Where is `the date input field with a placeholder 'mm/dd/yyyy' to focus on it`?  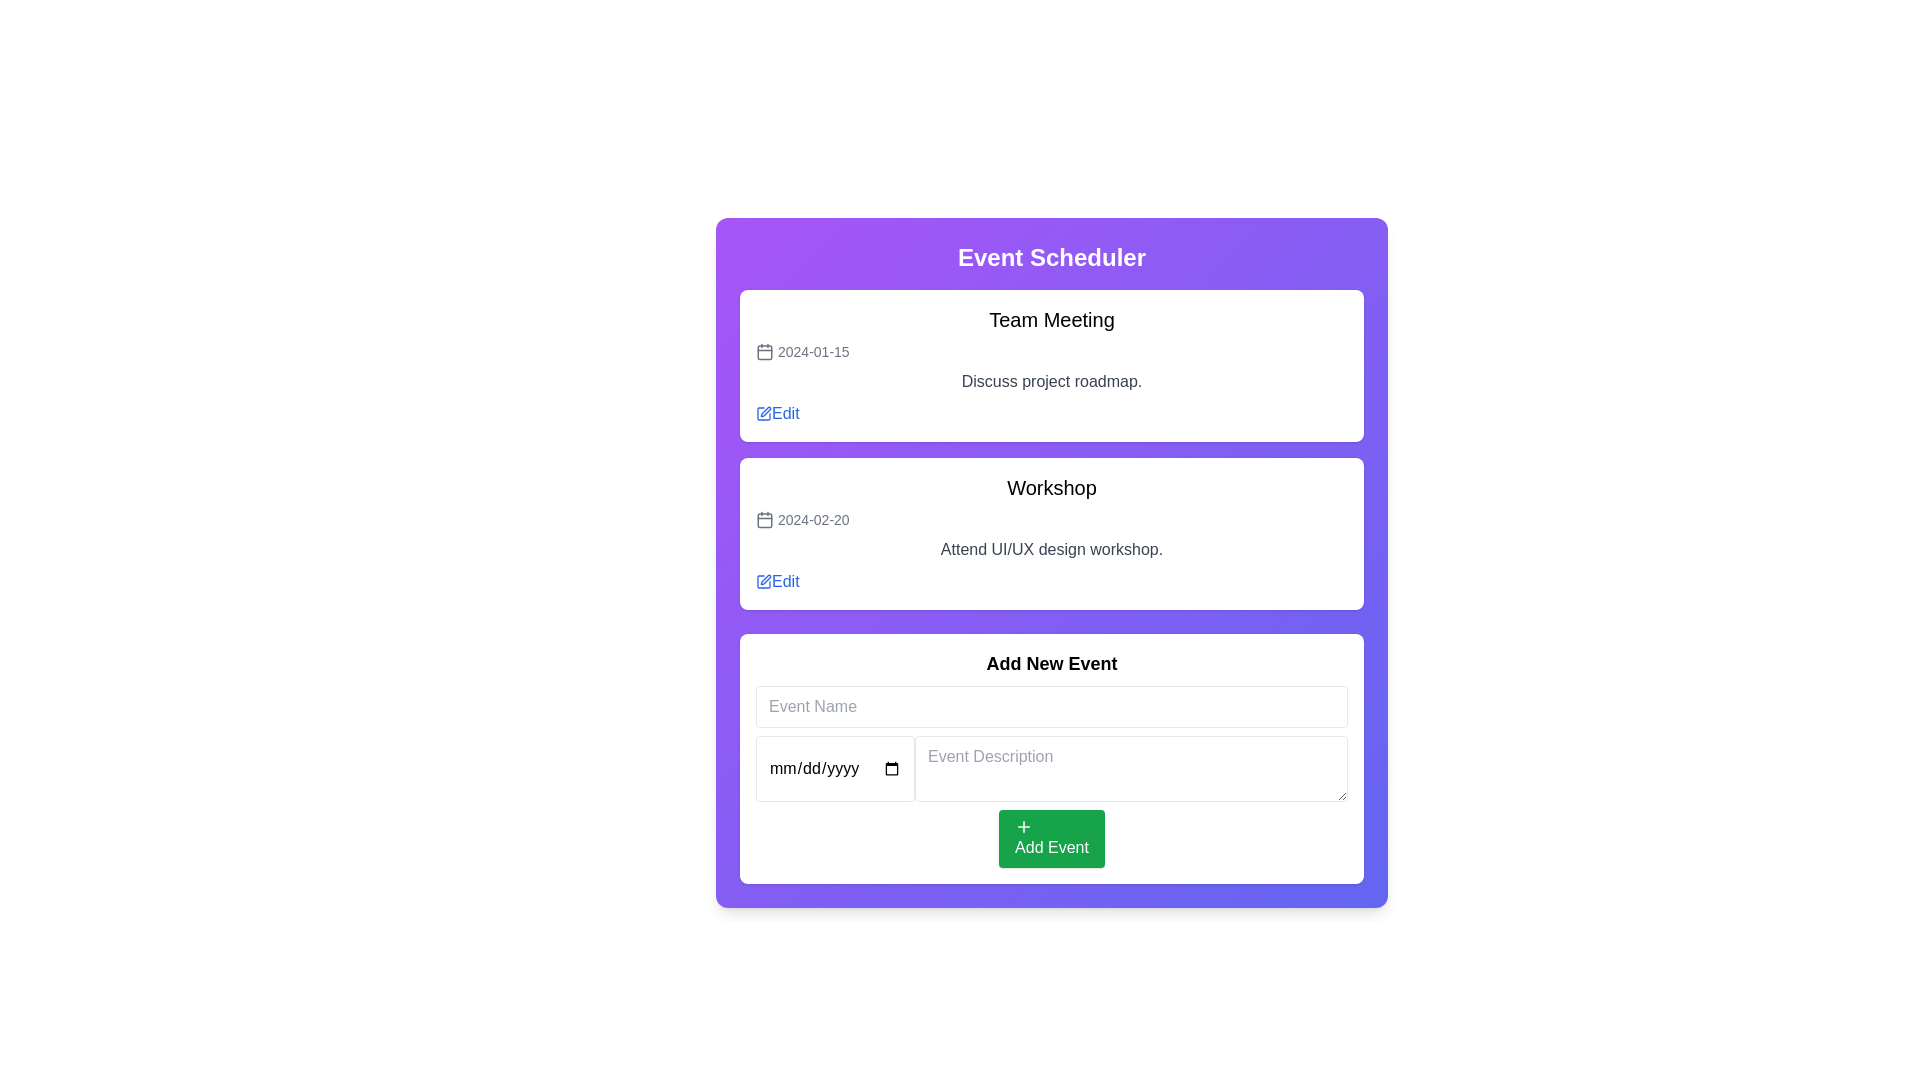 the date input field with a placeholder 'mm/dd/yyyy' to focus on it is located at coordinates (835, 767).